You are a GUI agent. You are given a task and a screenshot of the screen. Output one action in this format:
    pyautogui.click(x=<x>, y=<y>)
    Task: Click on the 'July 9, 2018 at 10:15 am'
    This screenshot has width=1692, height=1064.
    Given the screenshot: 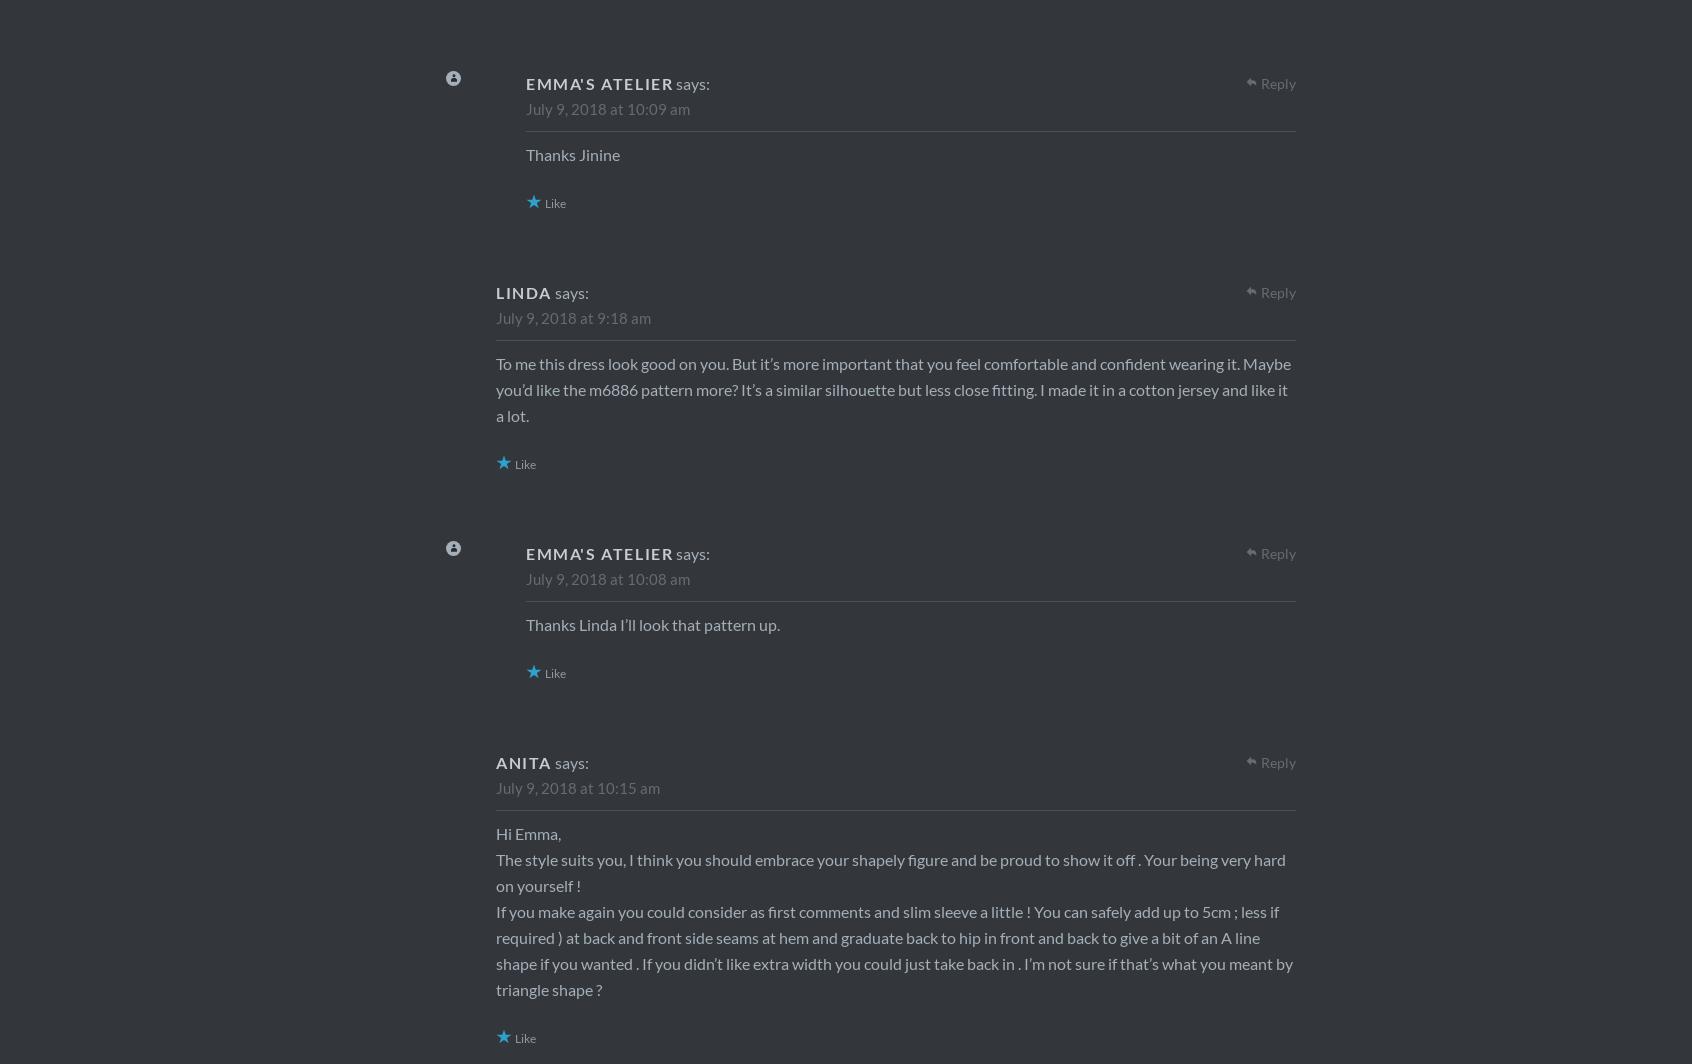 What is the action you would take?
    pyautogui.click(x=576, y=787)
    